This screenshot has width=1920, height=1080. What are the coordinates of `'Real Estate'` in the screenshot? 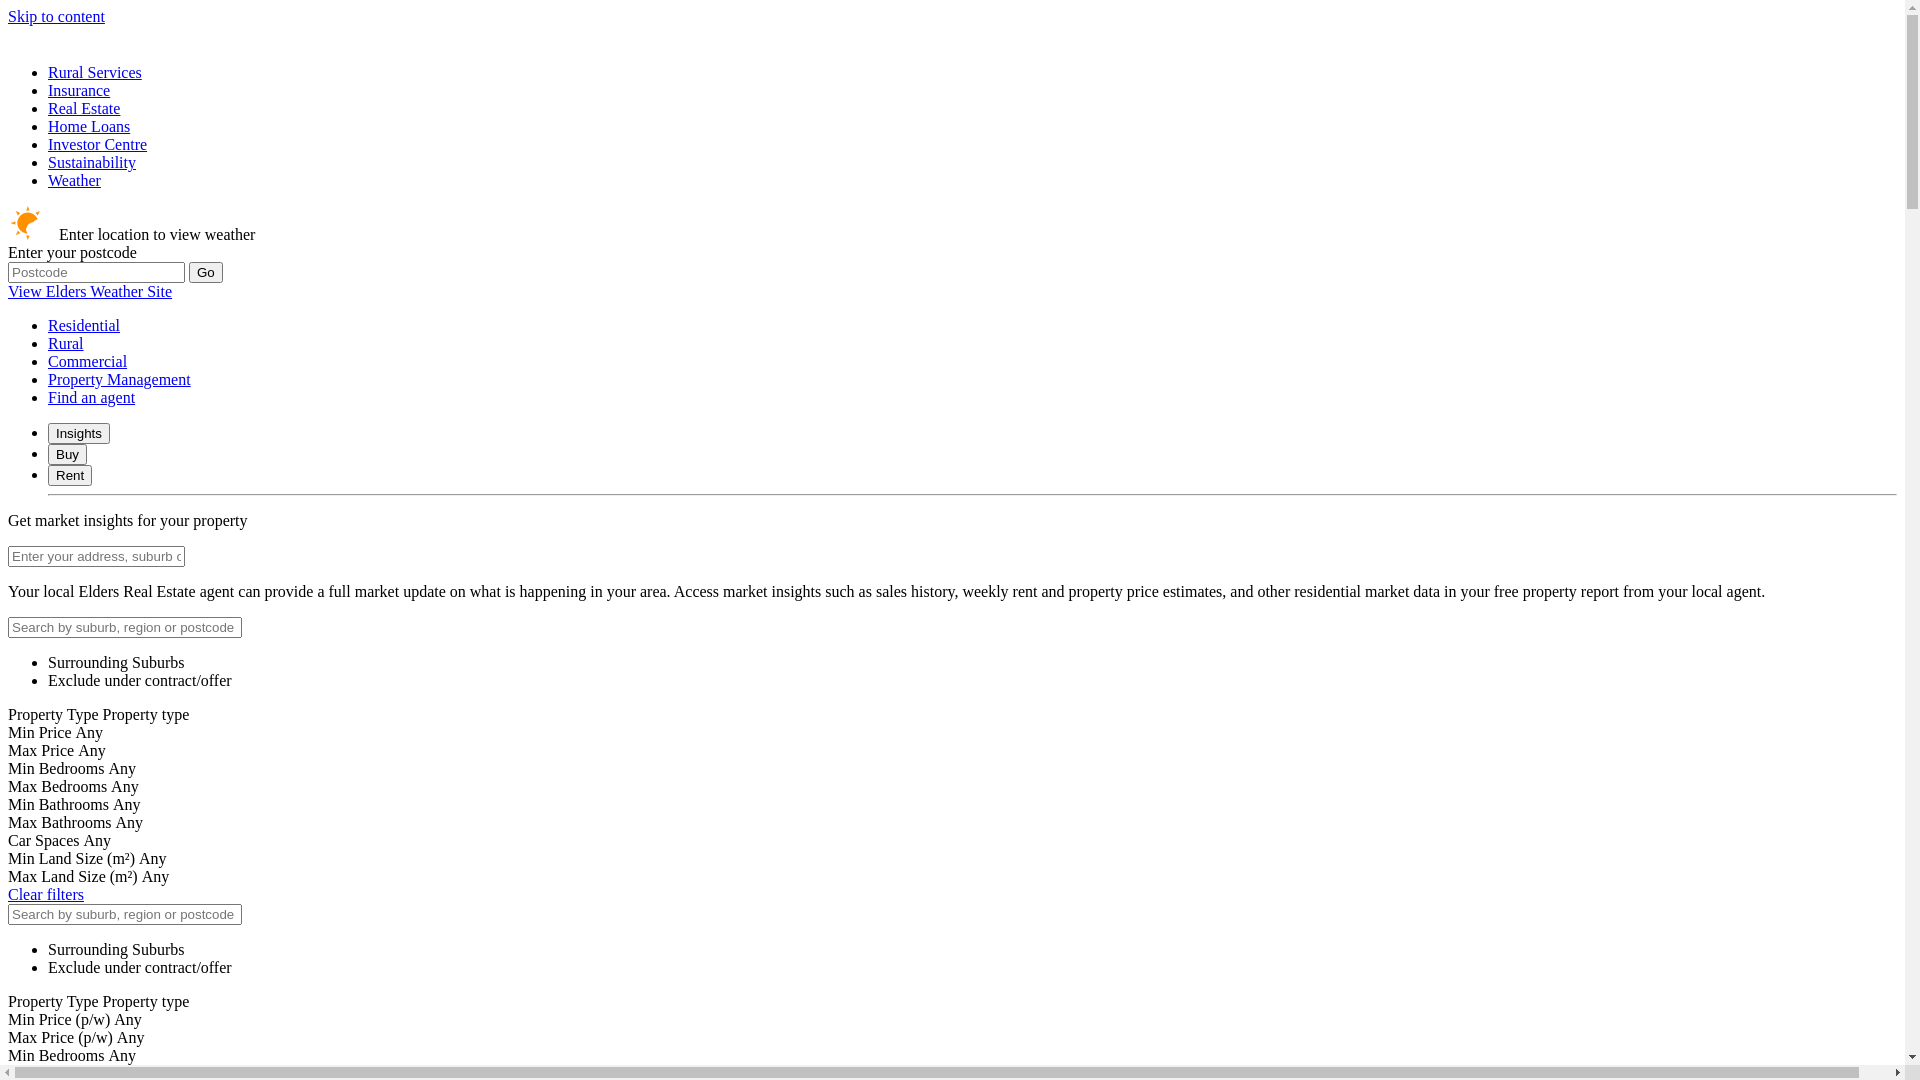 It's located at (48, 108).